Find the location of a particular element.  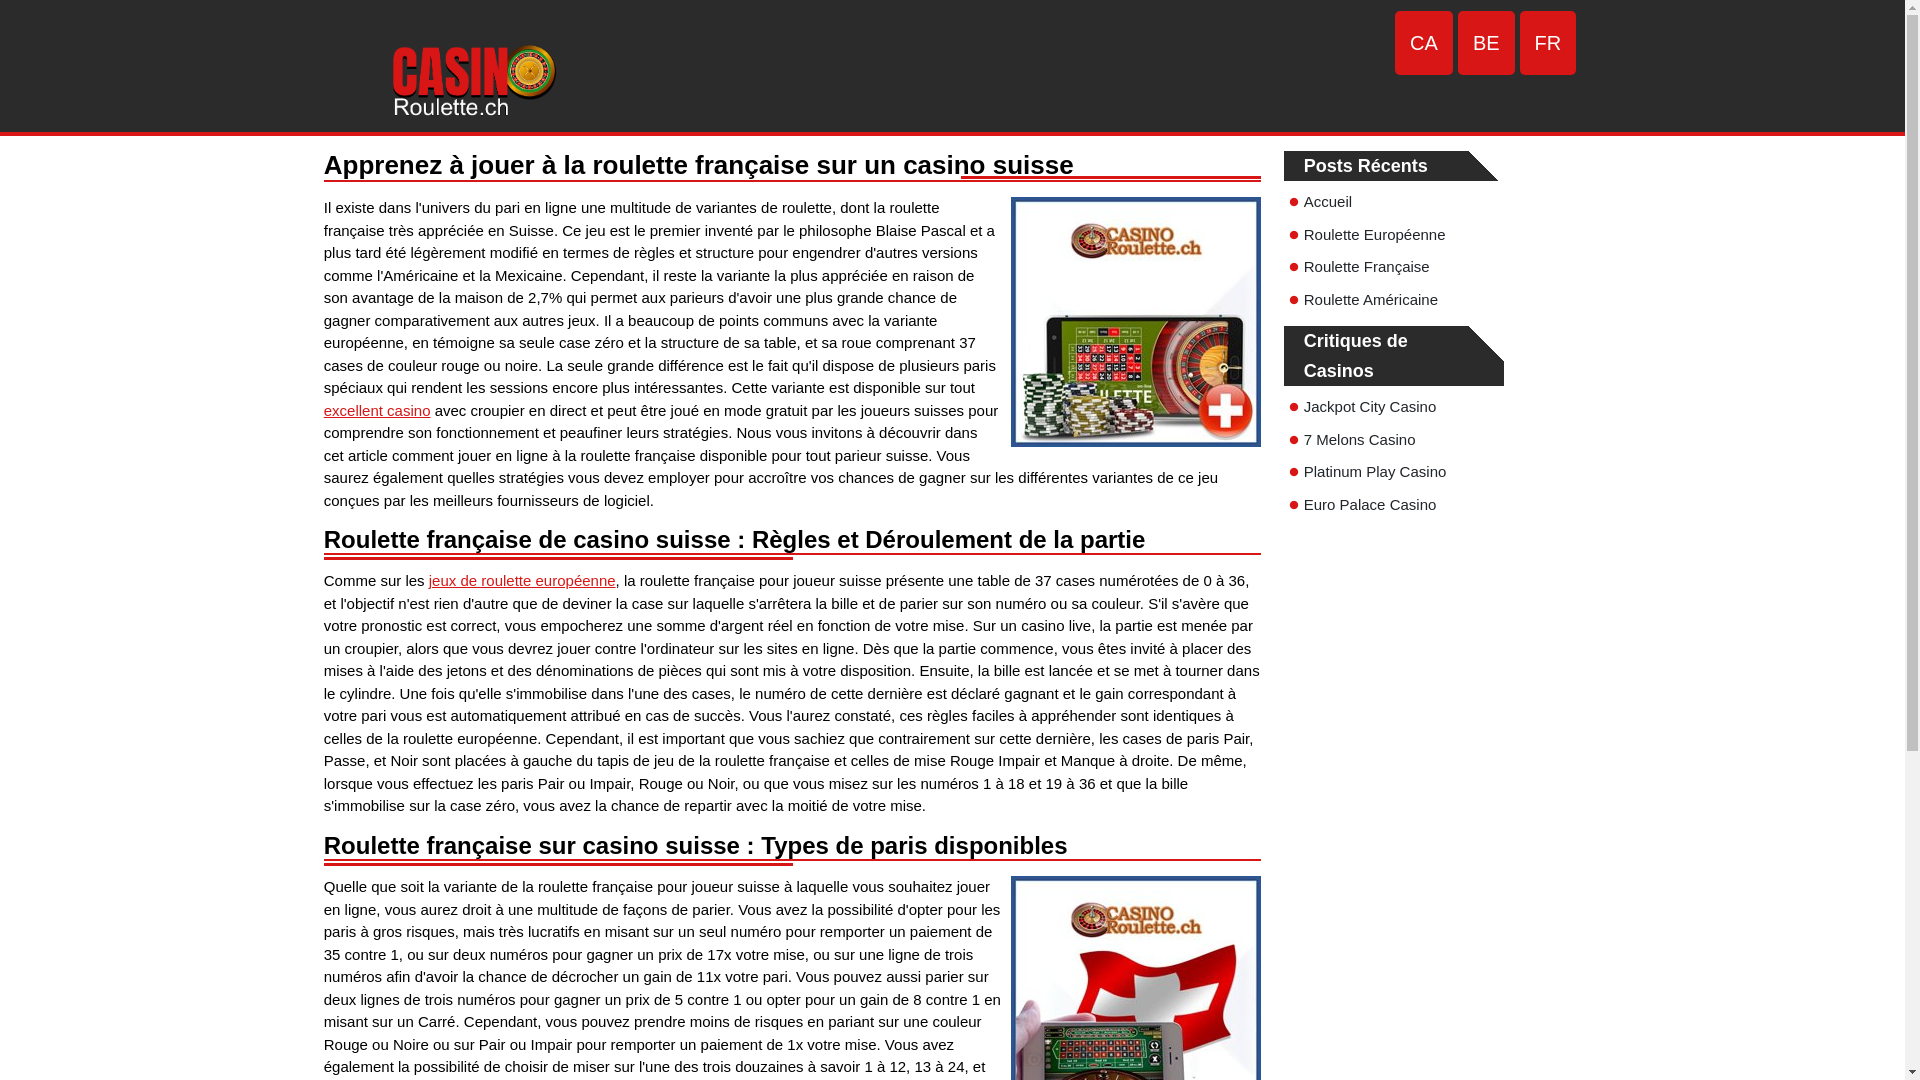

'CA' is located at coordinates (1394, 42).